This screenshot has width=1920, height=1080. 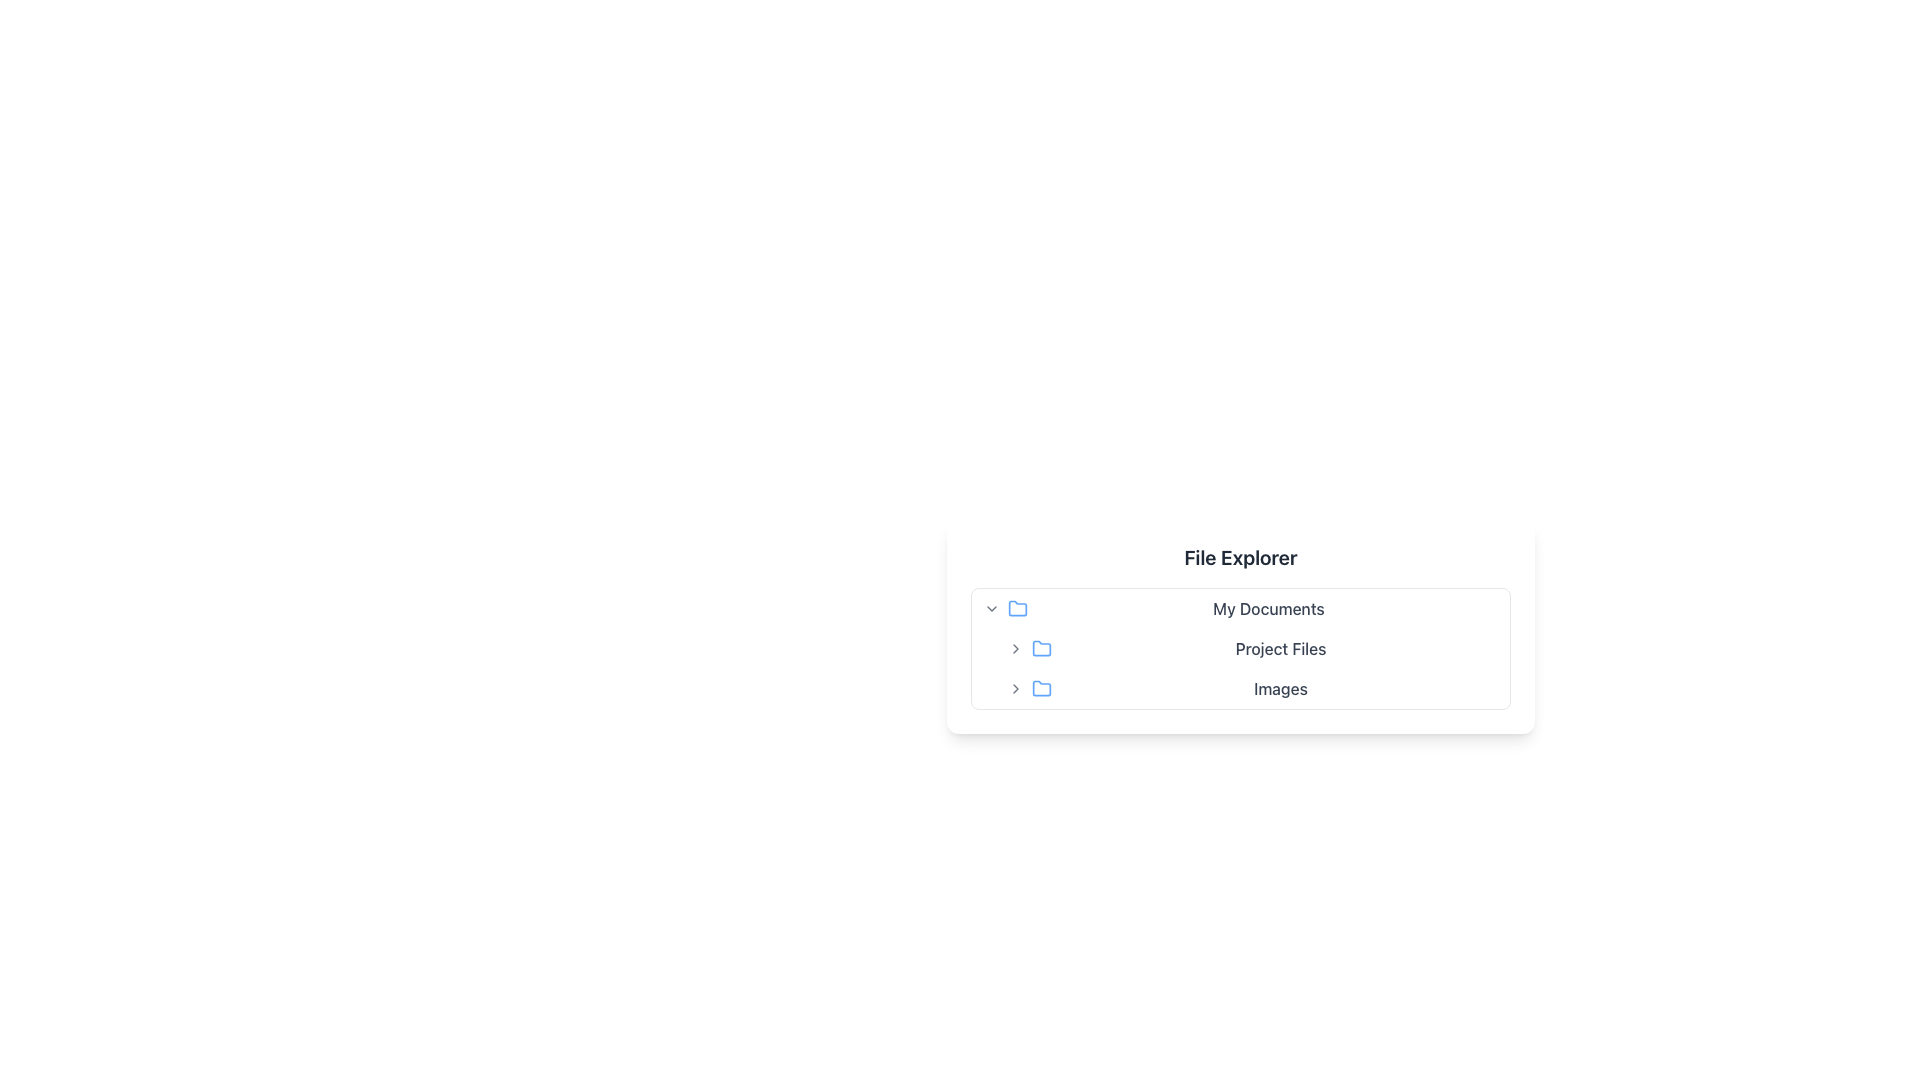 I want to click on the blue folder icon located to the left of the text 'Project Files' for visual feedback, so click(x=1040, y=648).